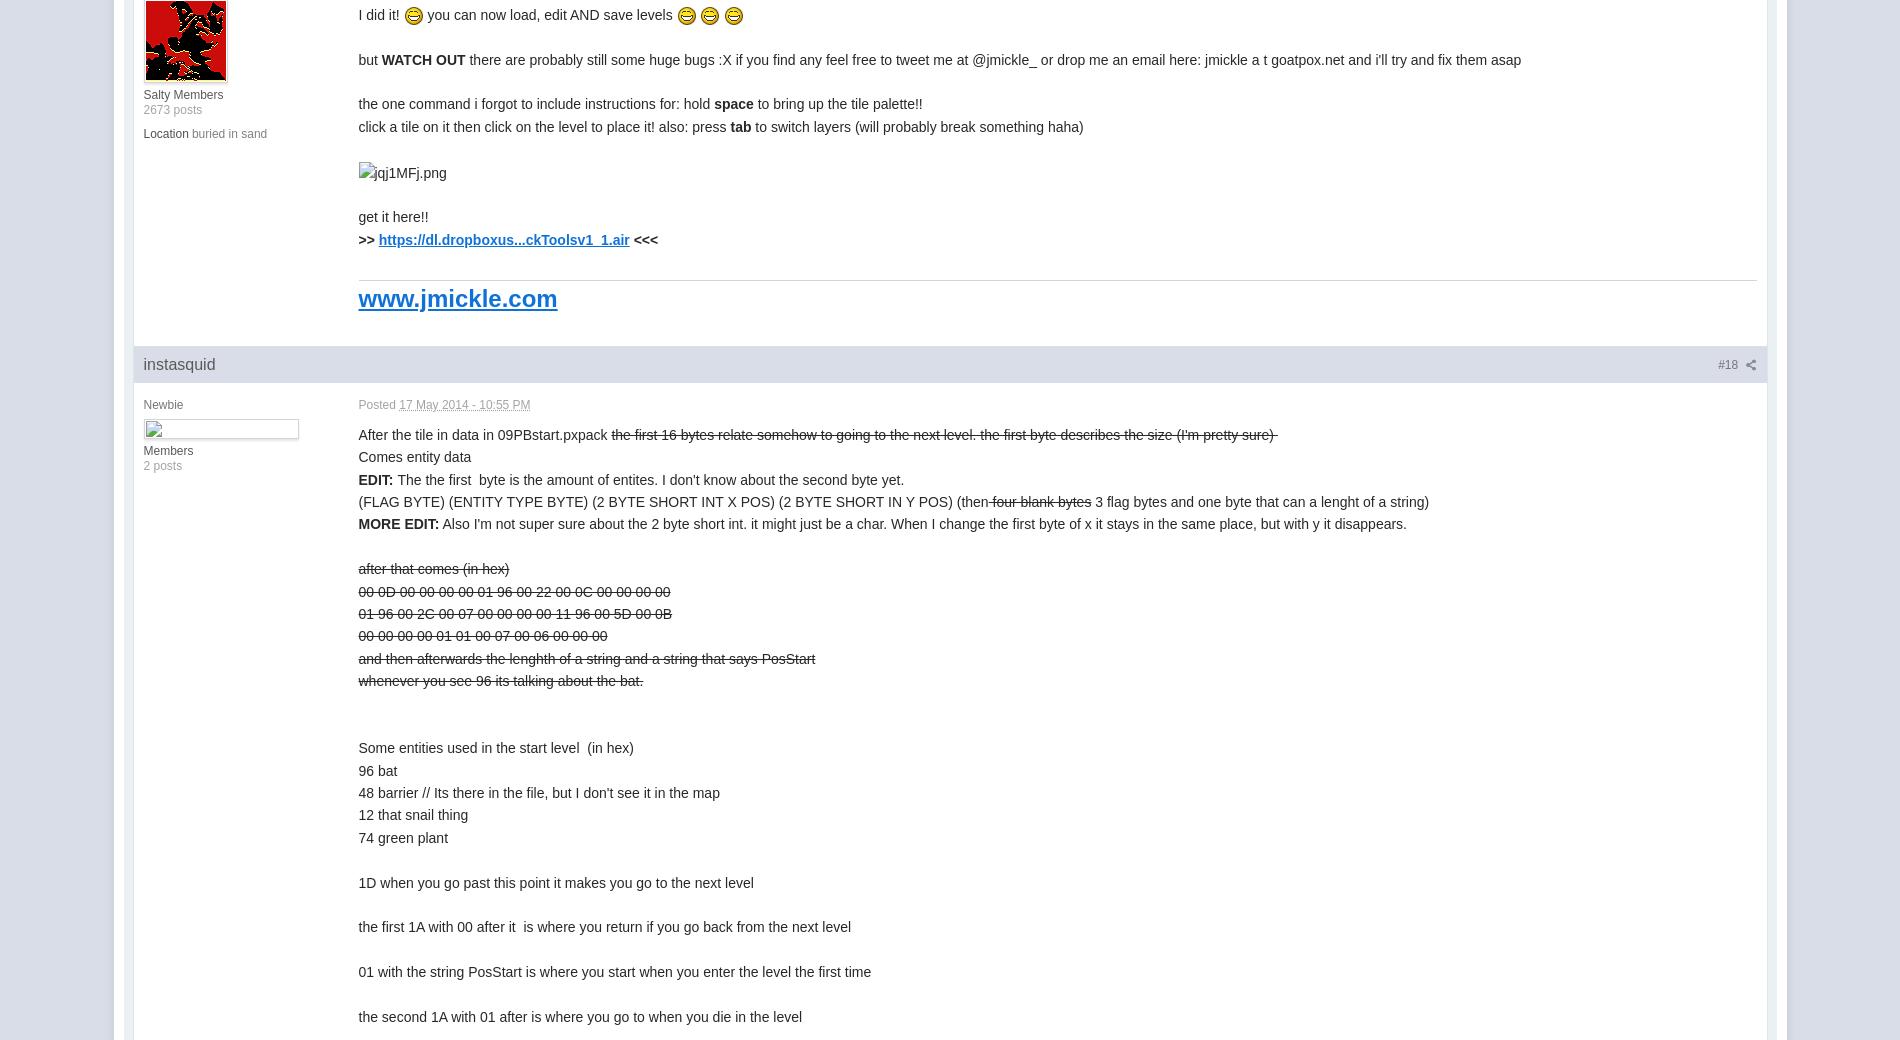 The height and width of the screenshot is (1040, 1900). Describe the element at coordinates (178, 363) in the screenshot. I see `'instasquid'` at that location.